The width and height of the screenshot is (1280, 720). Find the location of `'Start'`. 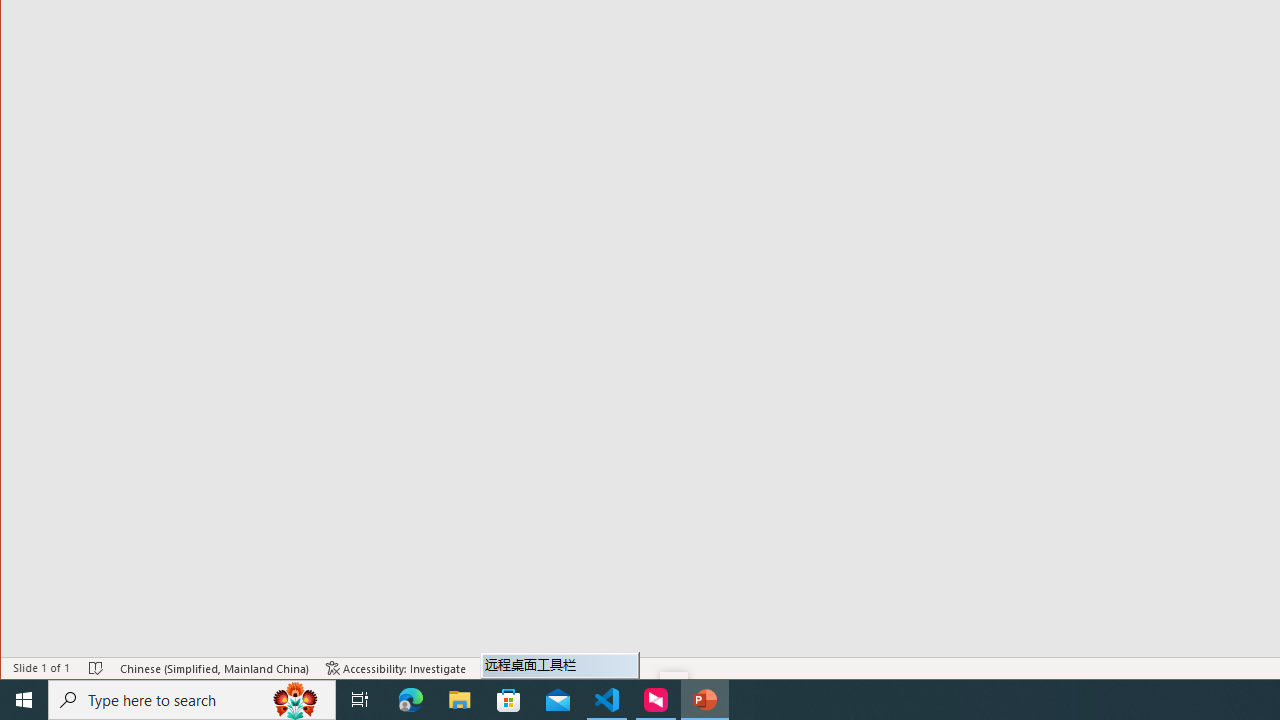

'Start' is located at coordinates (24, 698).